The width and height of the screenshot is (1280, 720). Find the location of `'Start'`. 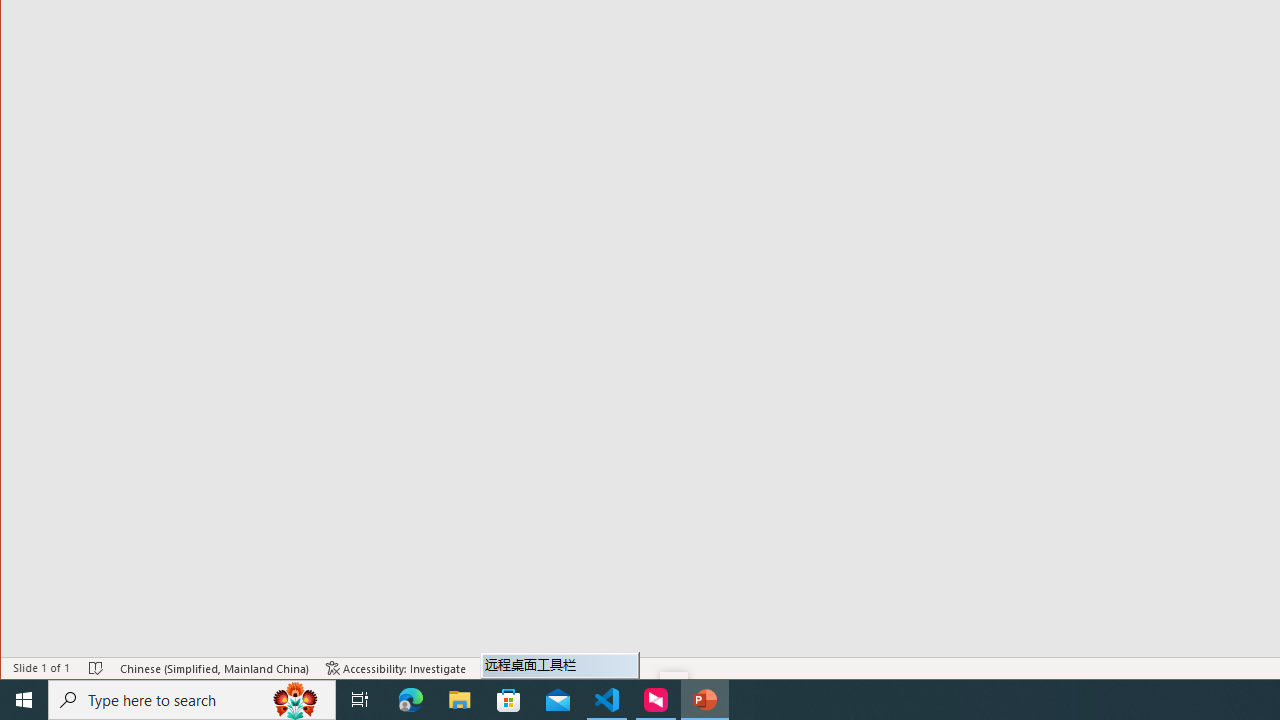

'Start' is located at coordinates (24, 698).